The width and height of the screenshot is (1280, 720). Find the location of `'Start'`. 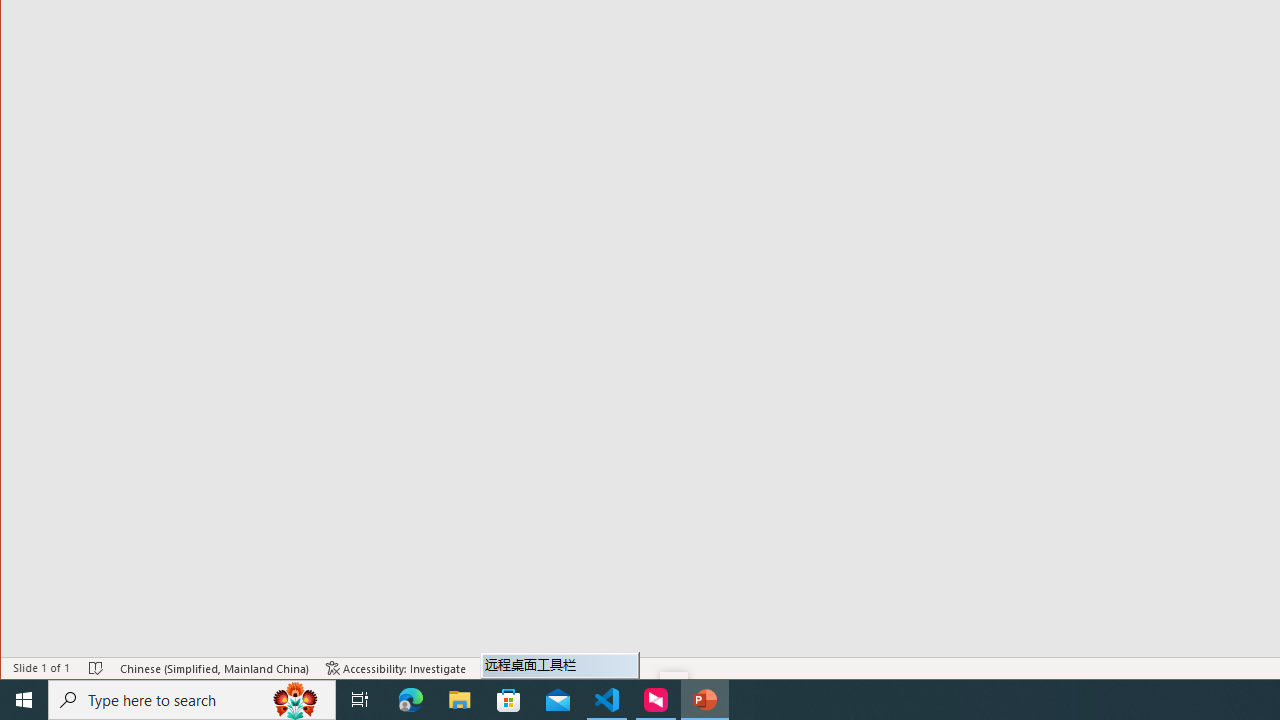

'Start' is located at coordinates (24, 698).